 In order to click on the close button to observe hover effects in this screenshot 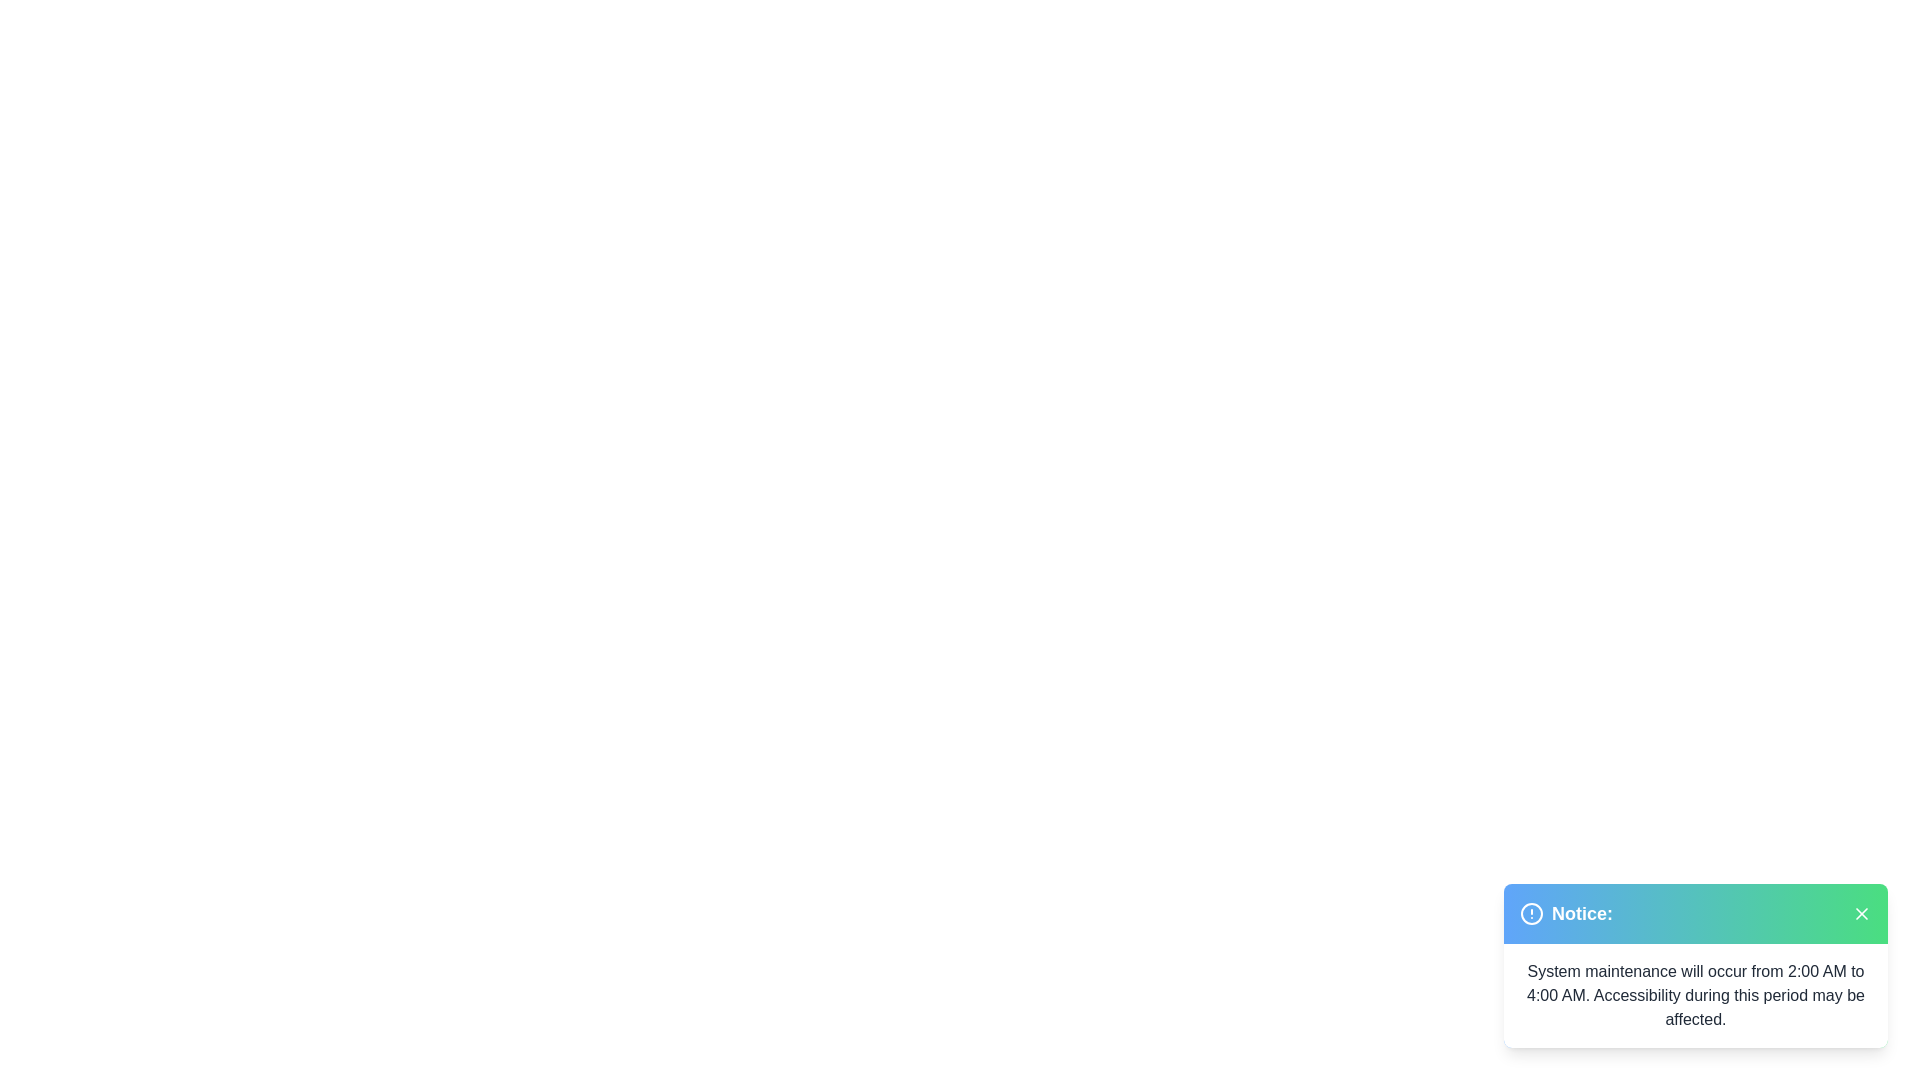, I will do `click(1861, 914)`.